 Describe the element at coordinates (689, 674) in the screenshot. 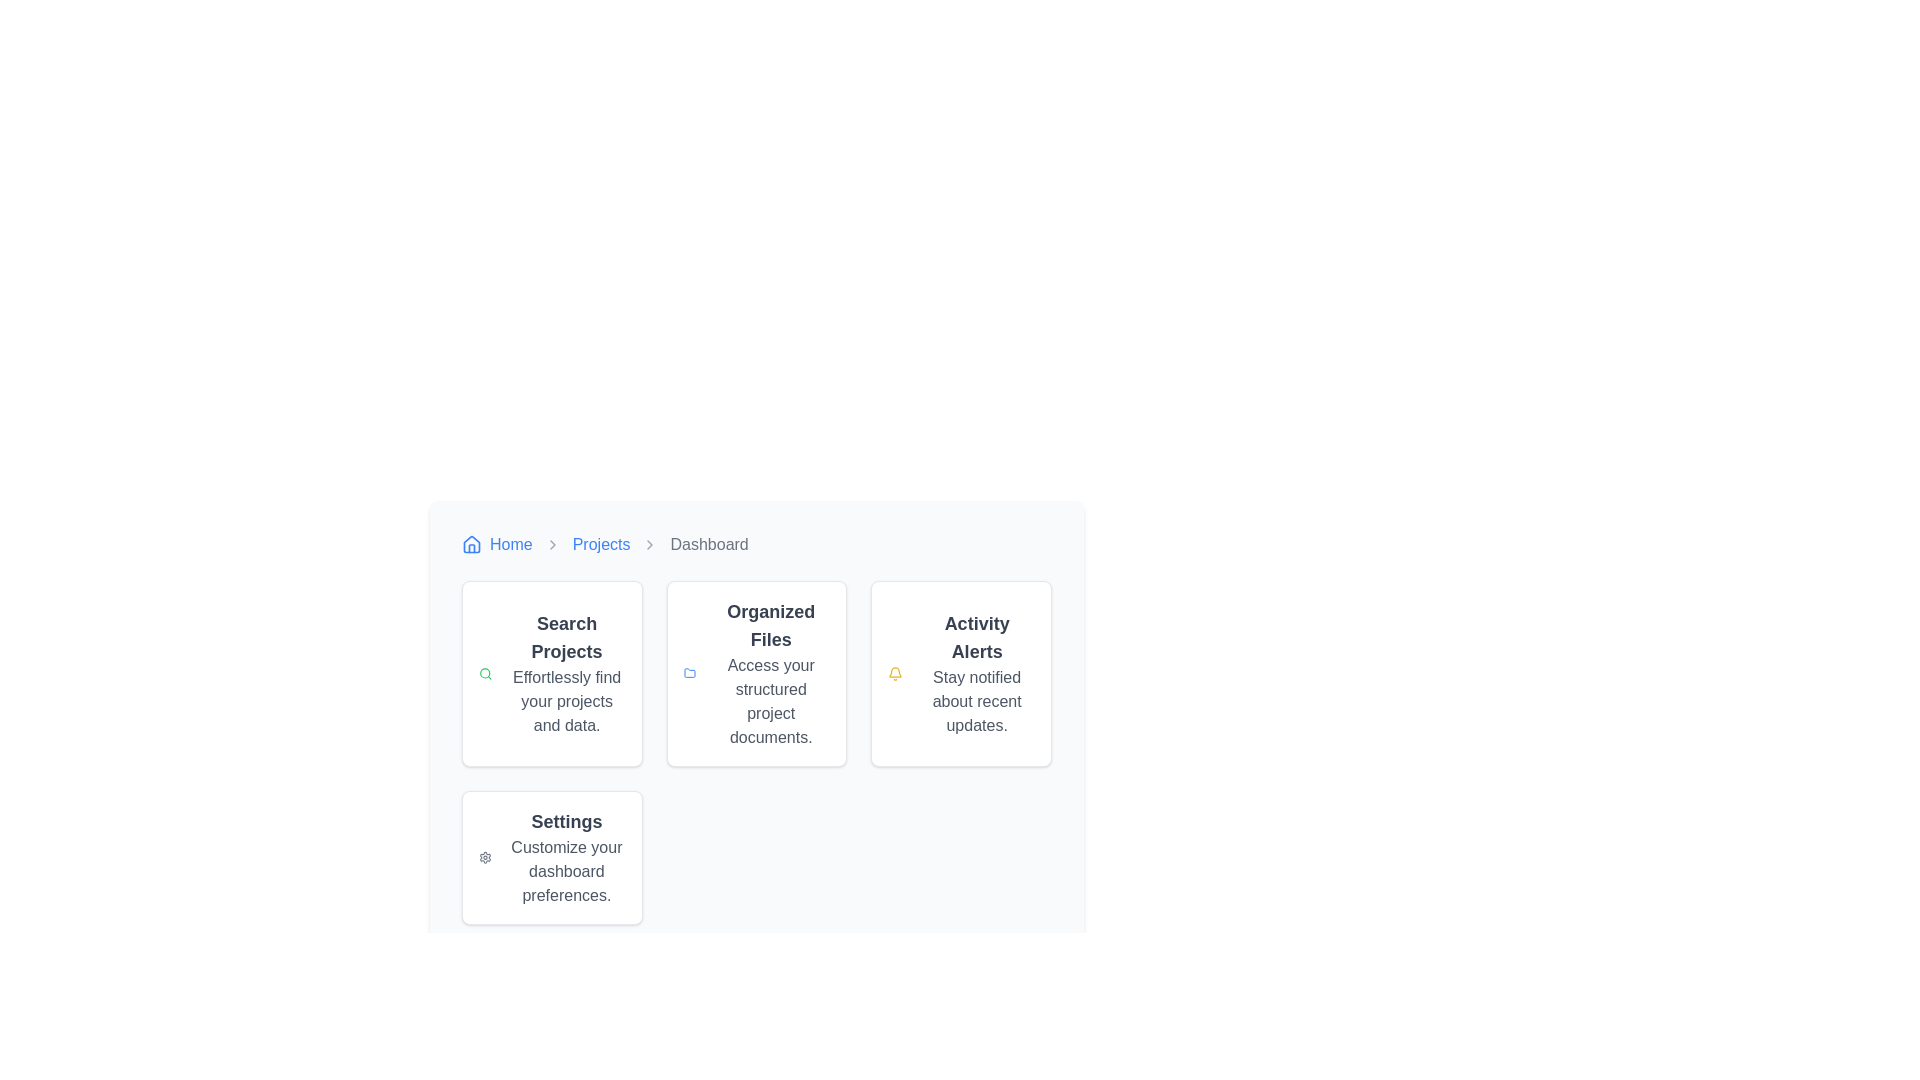

I see `the blue folder icon located in the top-left corner of the 'Organized Files' card, which represents file storage or organization` at that location.